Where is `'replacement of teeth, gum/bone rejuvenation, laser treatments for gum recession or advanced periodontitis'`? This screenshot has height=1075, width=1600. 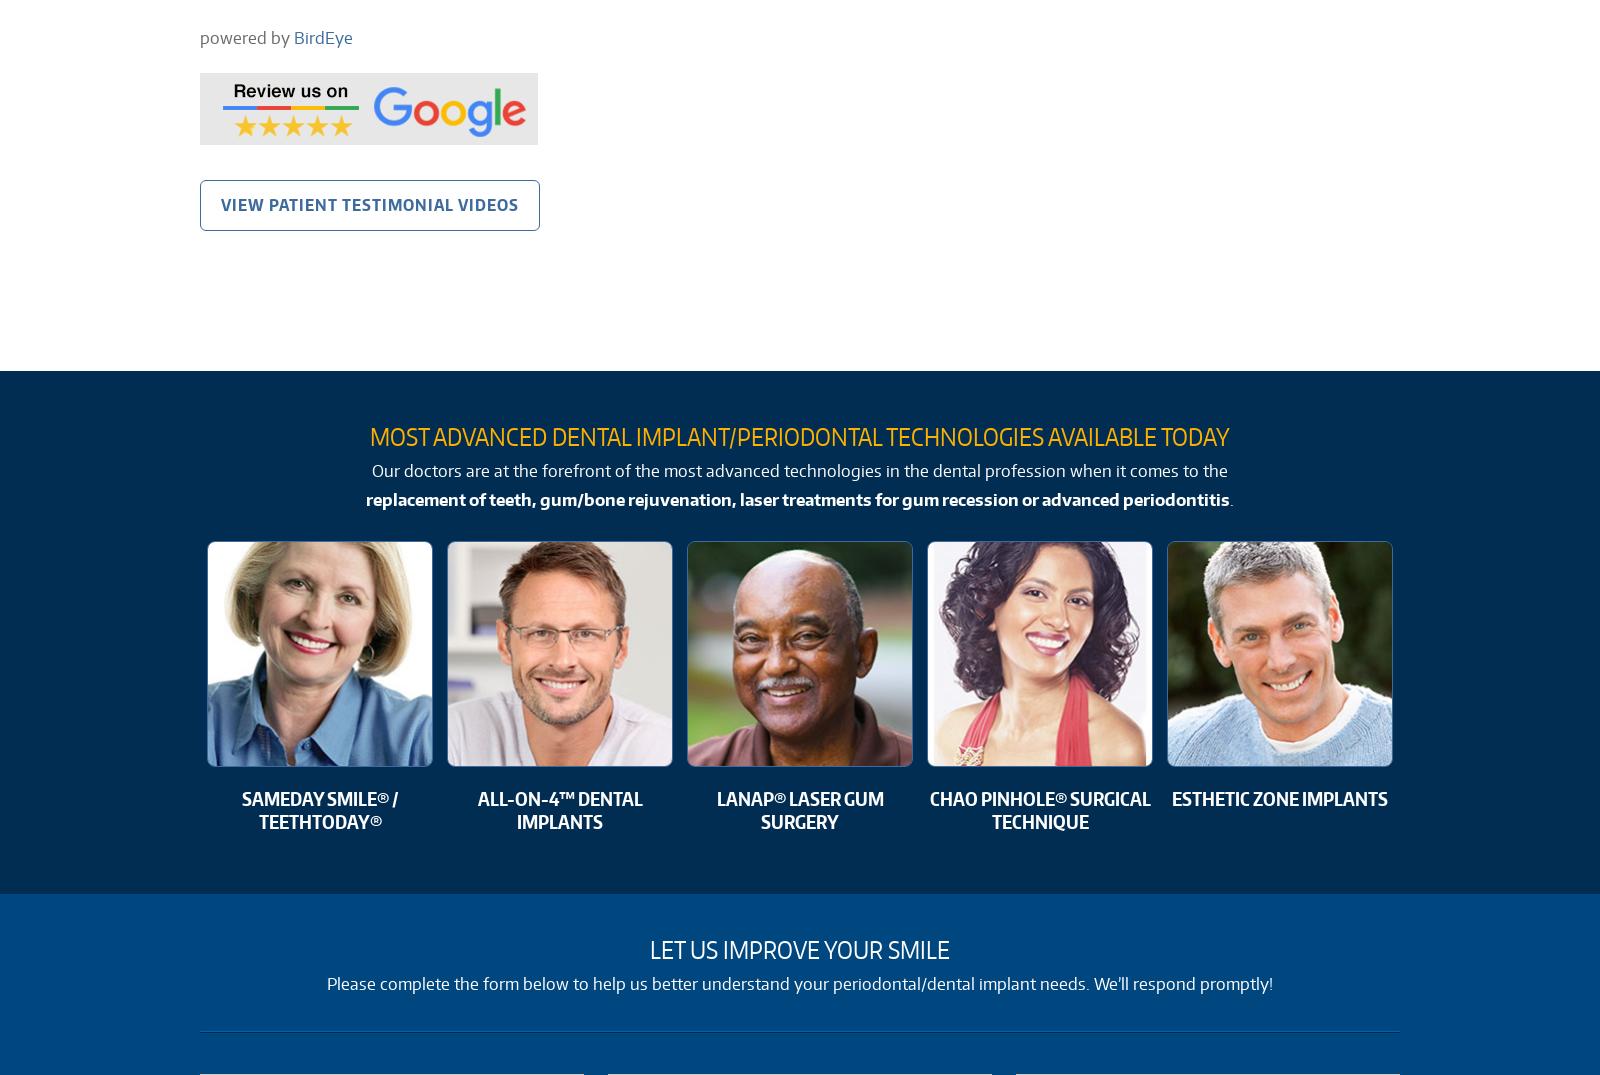
'replacement of teeth, gum/bone rejuvenation, laser treatments for gum recession or advanced periodontitis' is located at coordinates (798, 498).